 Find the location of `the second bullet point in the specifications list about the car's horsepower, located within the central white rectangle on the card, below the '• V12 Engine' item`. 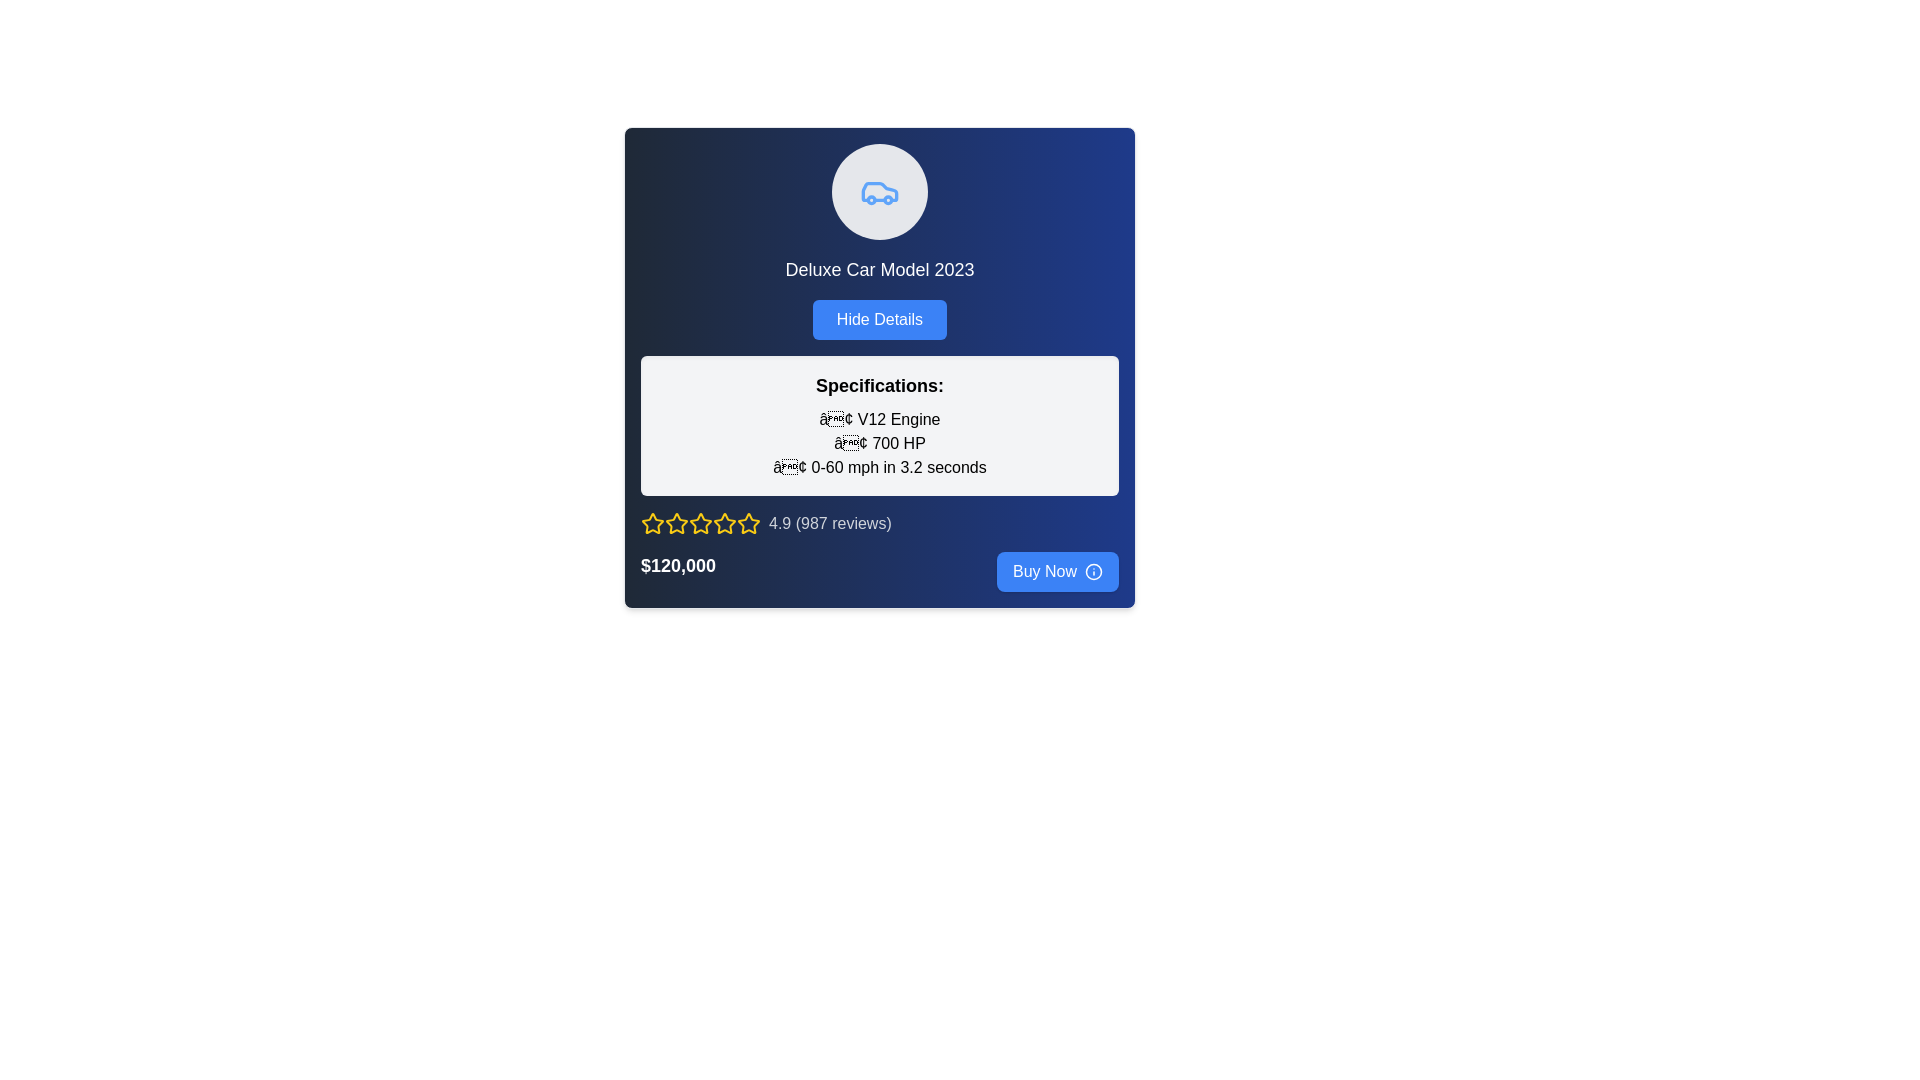

the second bullet point in the specifications list about the car's horsepower, located within the central white rectangle on the card, below the '• V12 Engine' item is located at coordinates (879, 442).